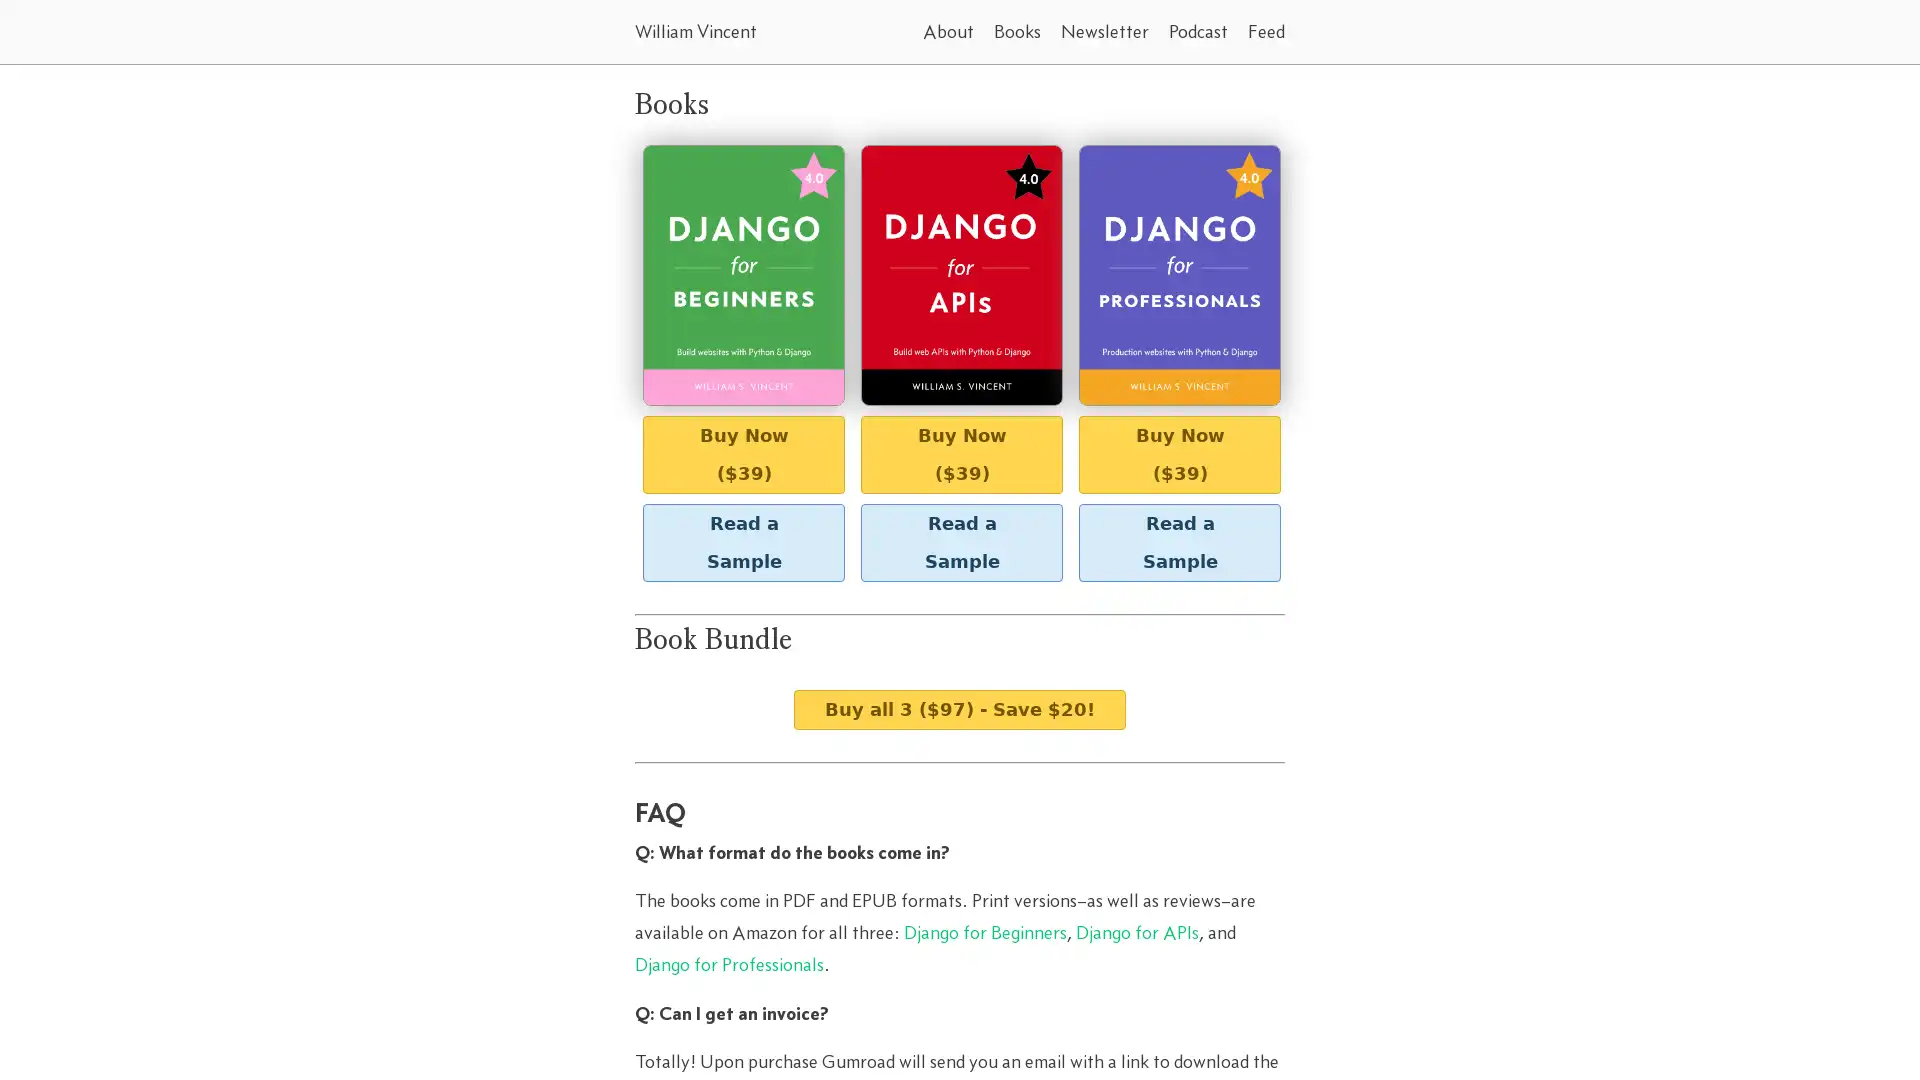 This screenshot has height=1080, width=1920. What do you see at coordinates (960, 708) in the screenshot?
I see `Buy all 3 ($97) - Save $20!` at bounding box center [960, 708].